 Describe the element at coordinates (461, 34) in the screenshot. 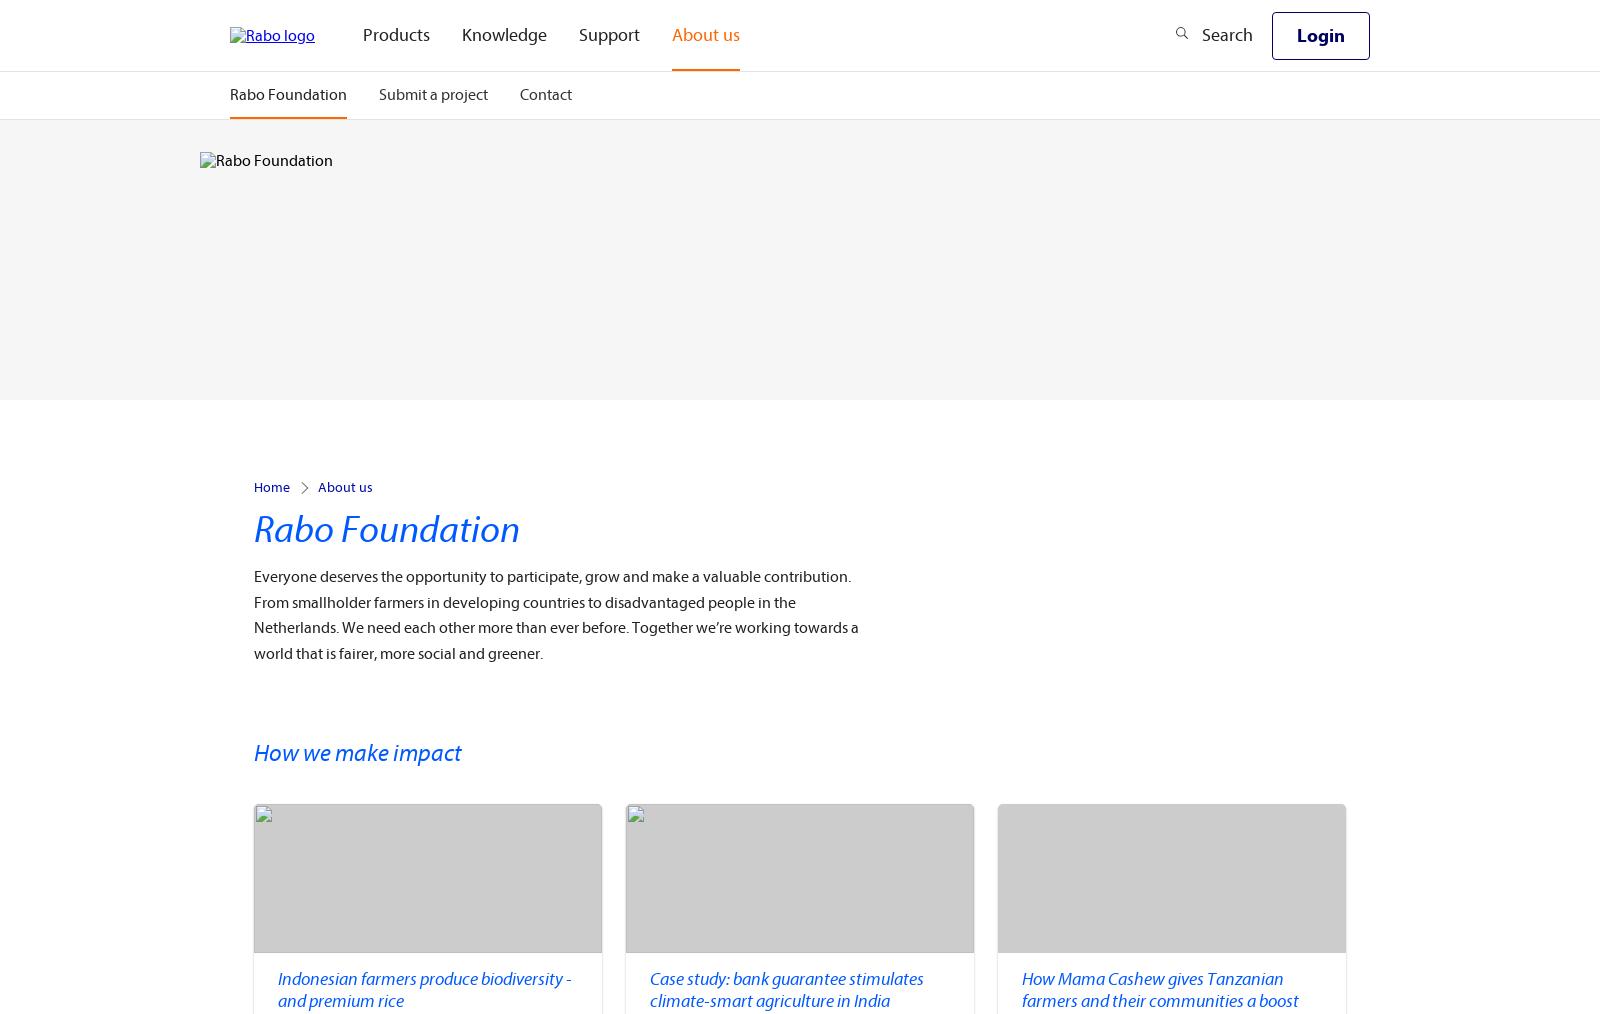

I see `'Knowledge'` at that location.